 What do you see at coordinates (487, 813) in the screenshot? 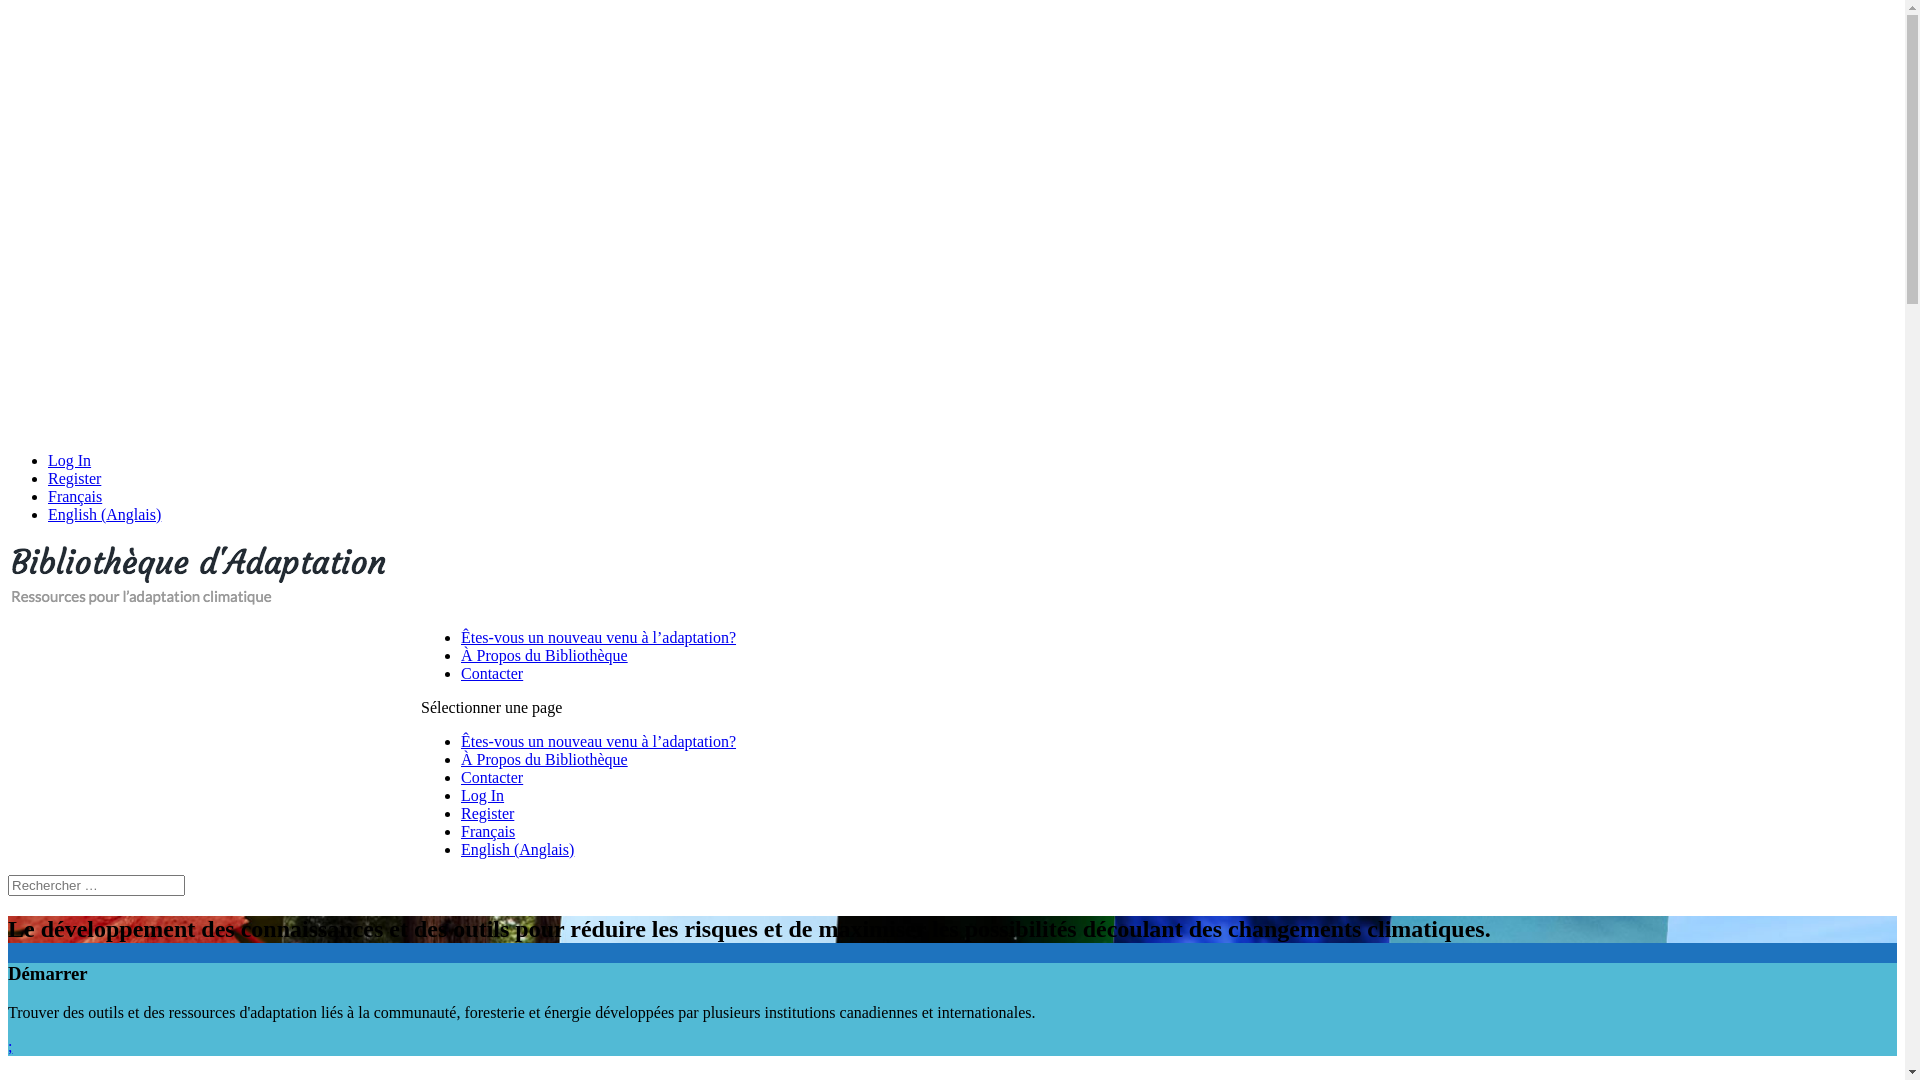
I see `'Register'` at bounding box center [487, 813].